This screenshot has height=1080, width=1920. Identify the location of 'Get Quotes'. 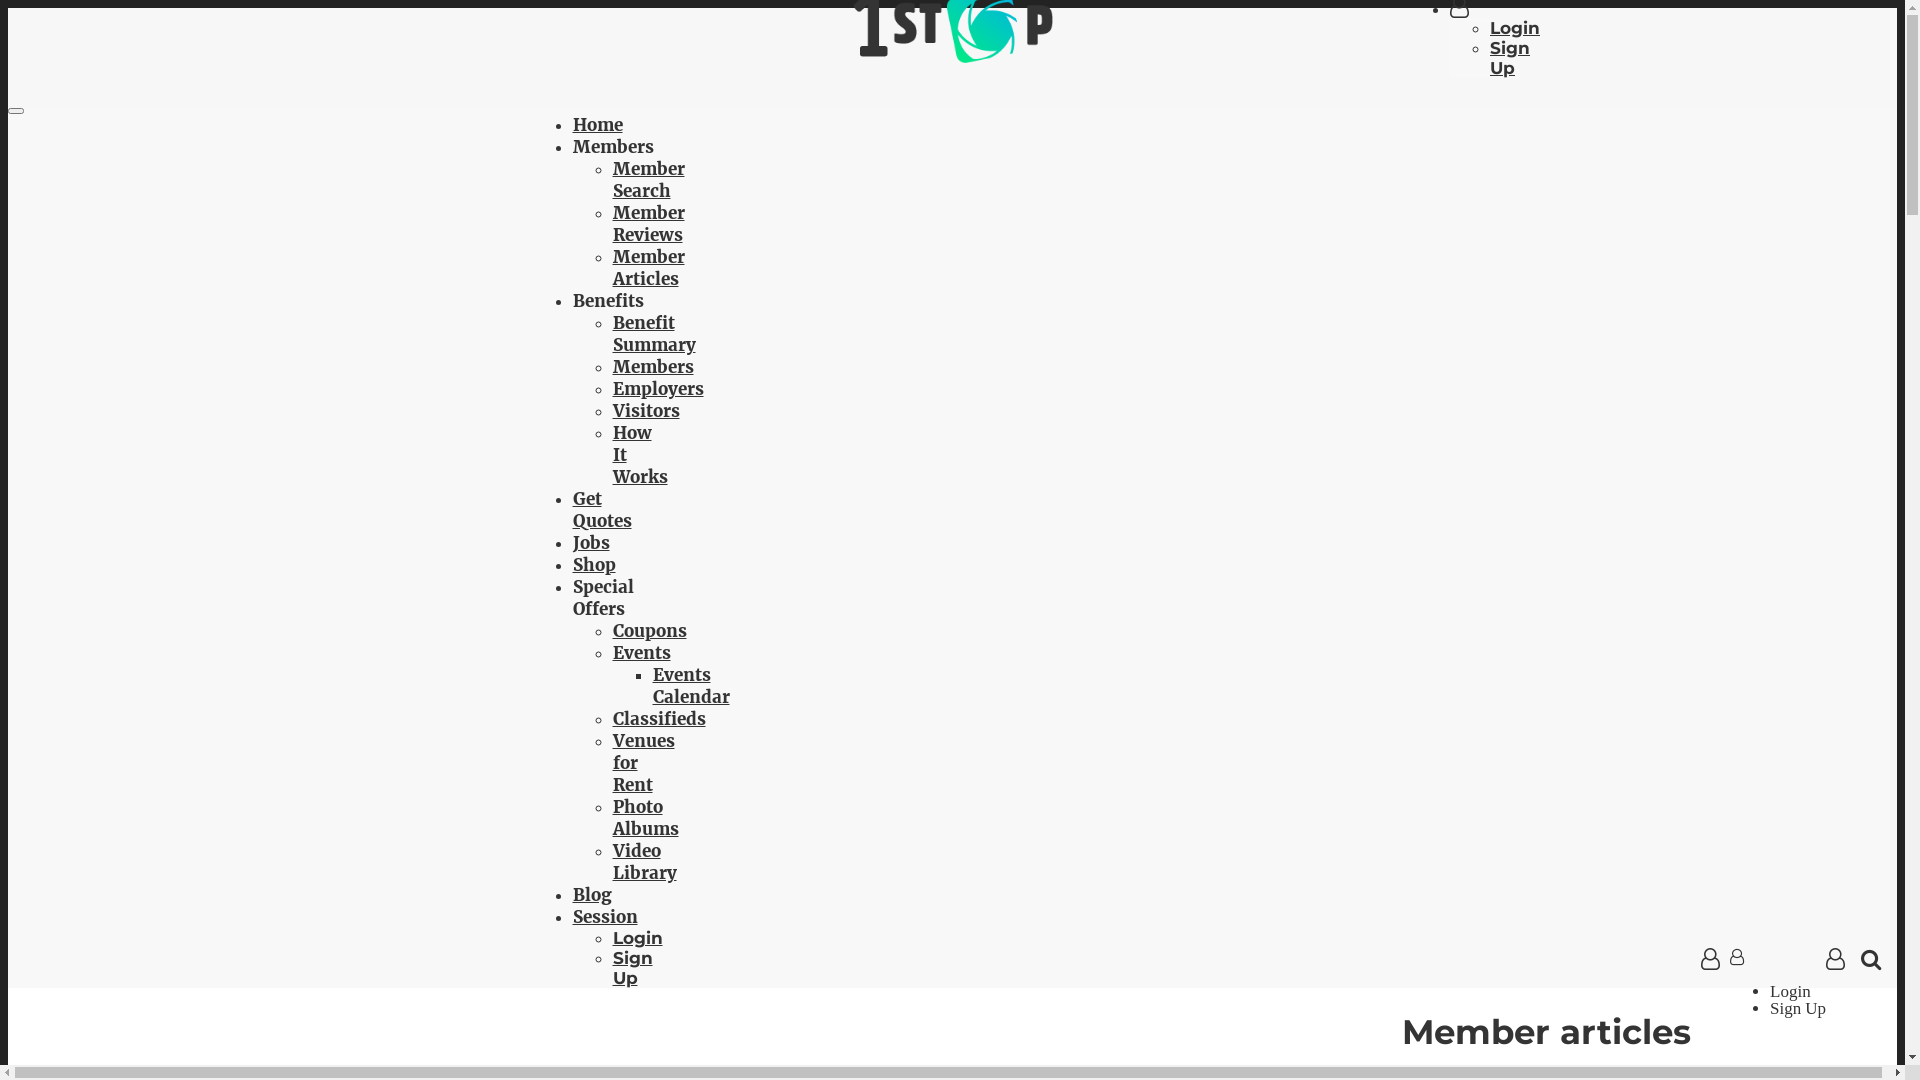
(600, 508).